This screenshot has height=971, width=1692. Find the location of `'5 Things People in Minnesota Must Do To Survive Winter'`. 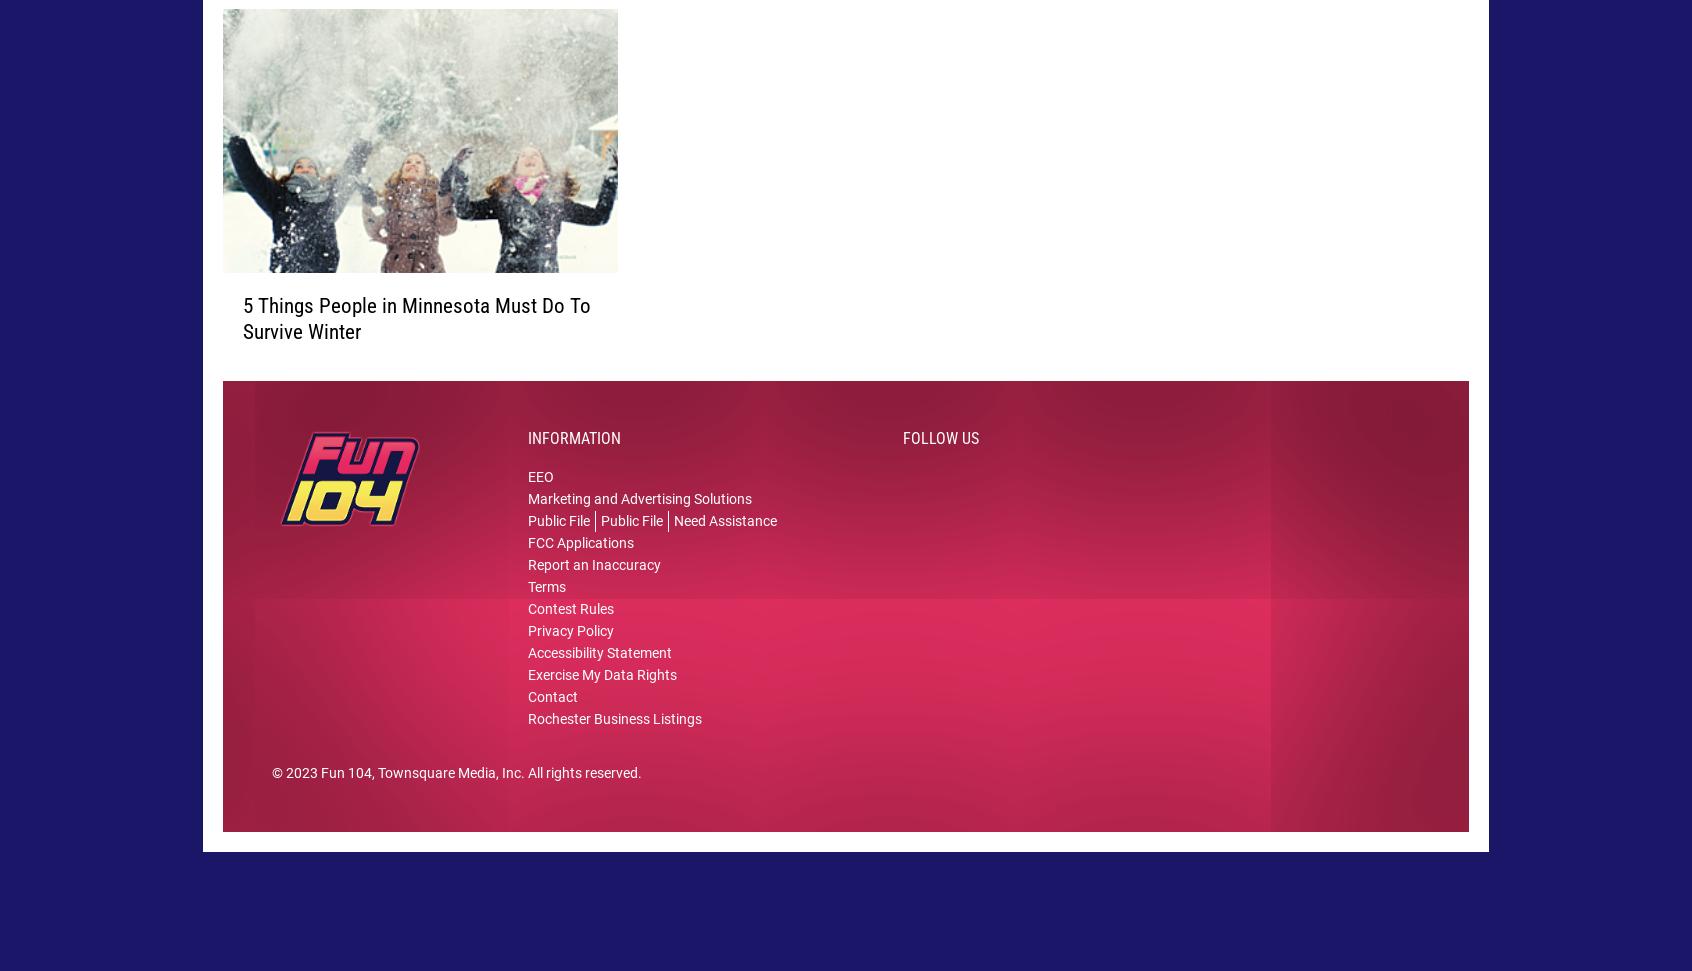

'5 Things People in Minnesota Must Do To Survive Winter' is located at coordinates (417, 350).